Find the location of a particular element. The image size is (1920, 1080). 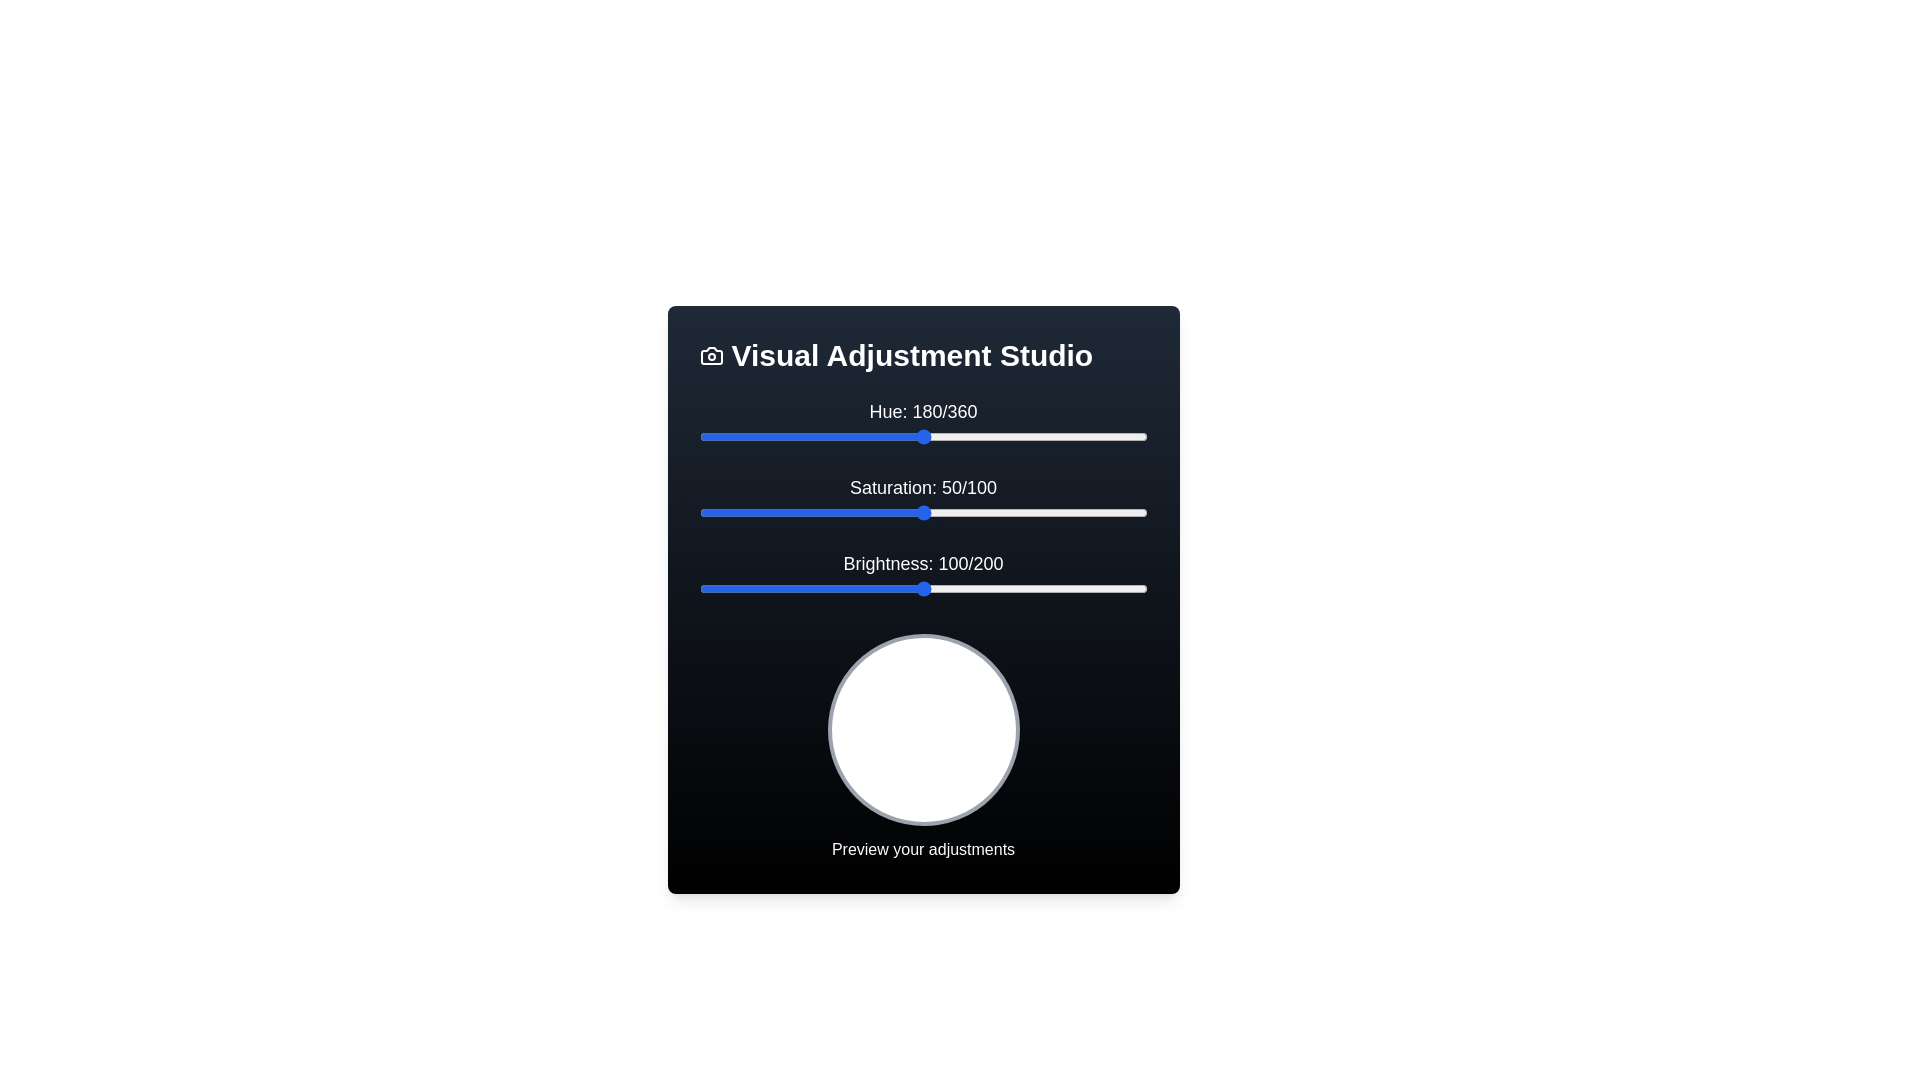

the 'Hue' slider to 128 by dragging the slider is located at coordinates (858, 435).